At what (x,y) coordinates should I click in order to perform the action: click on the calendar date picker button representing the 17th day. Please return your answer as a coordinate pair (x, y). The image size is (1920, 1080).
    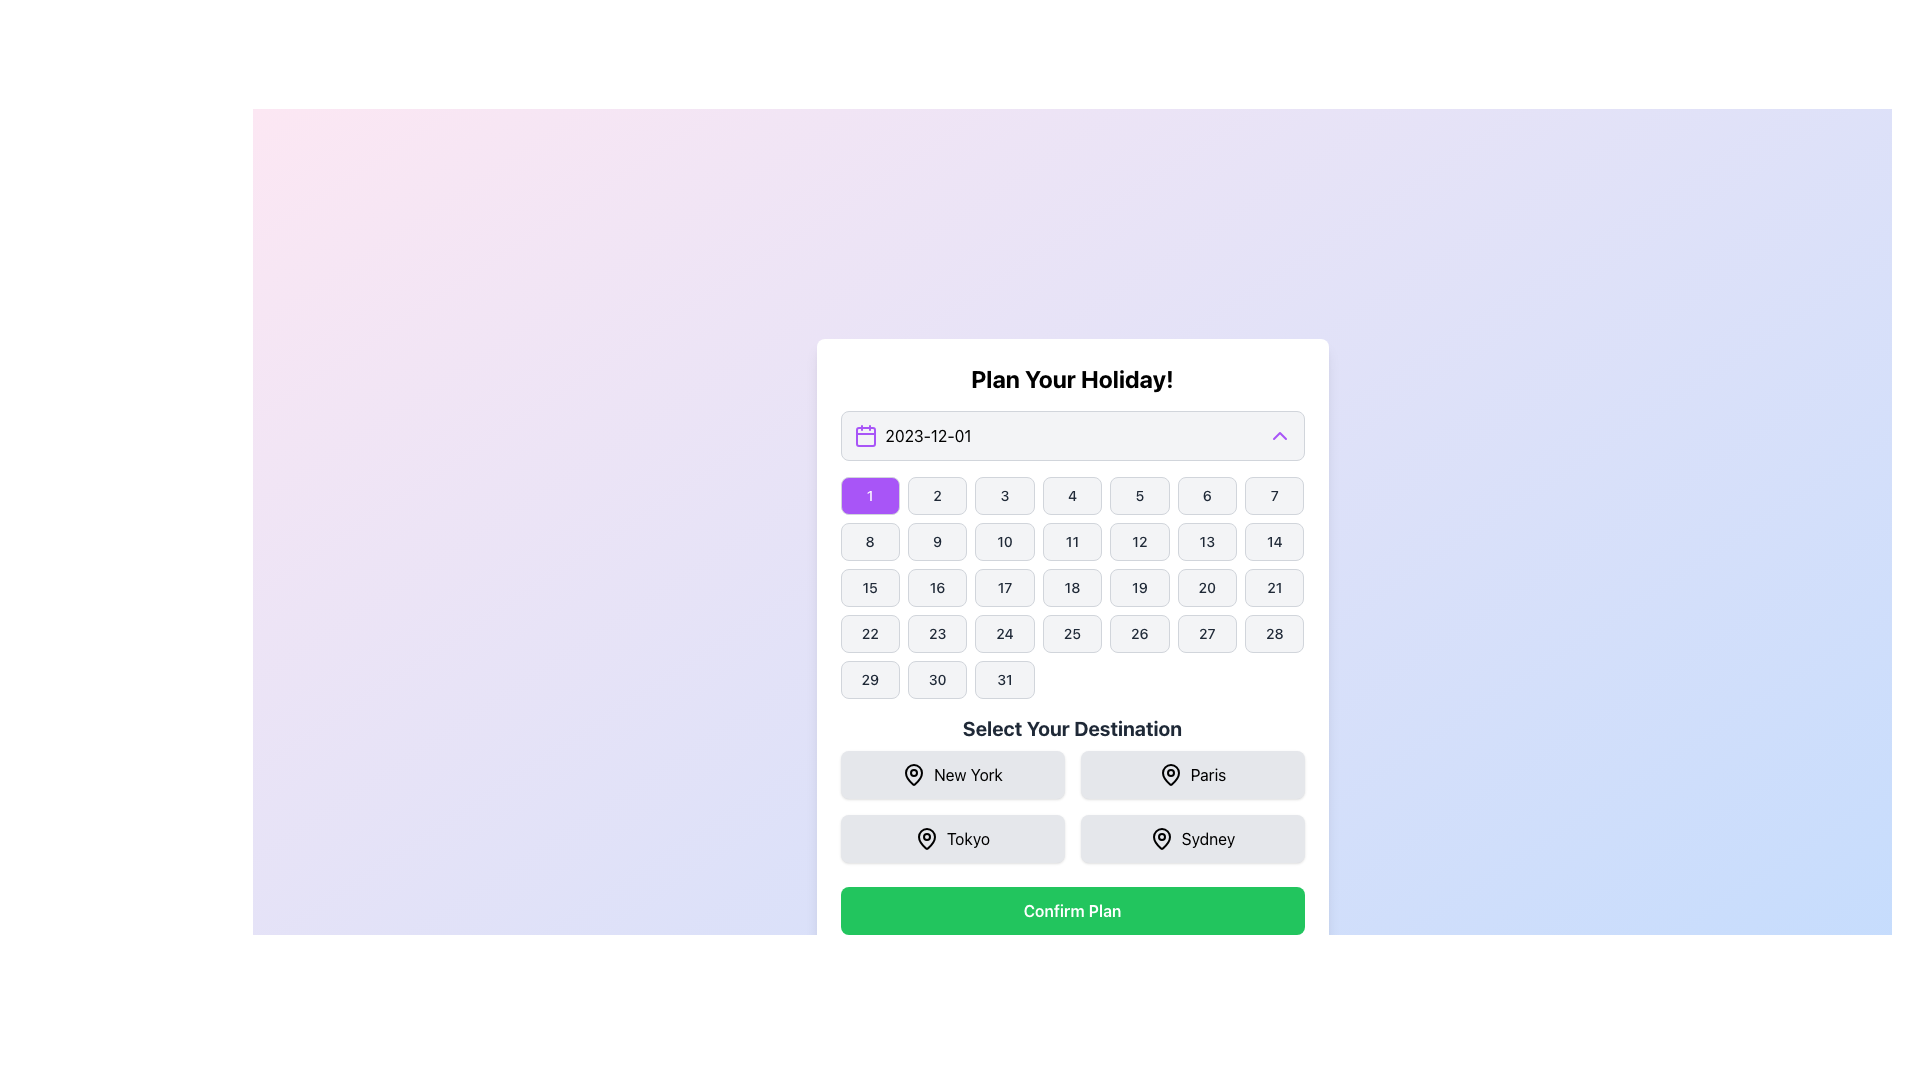
    Looking at the image, I should click on (1005, 586).